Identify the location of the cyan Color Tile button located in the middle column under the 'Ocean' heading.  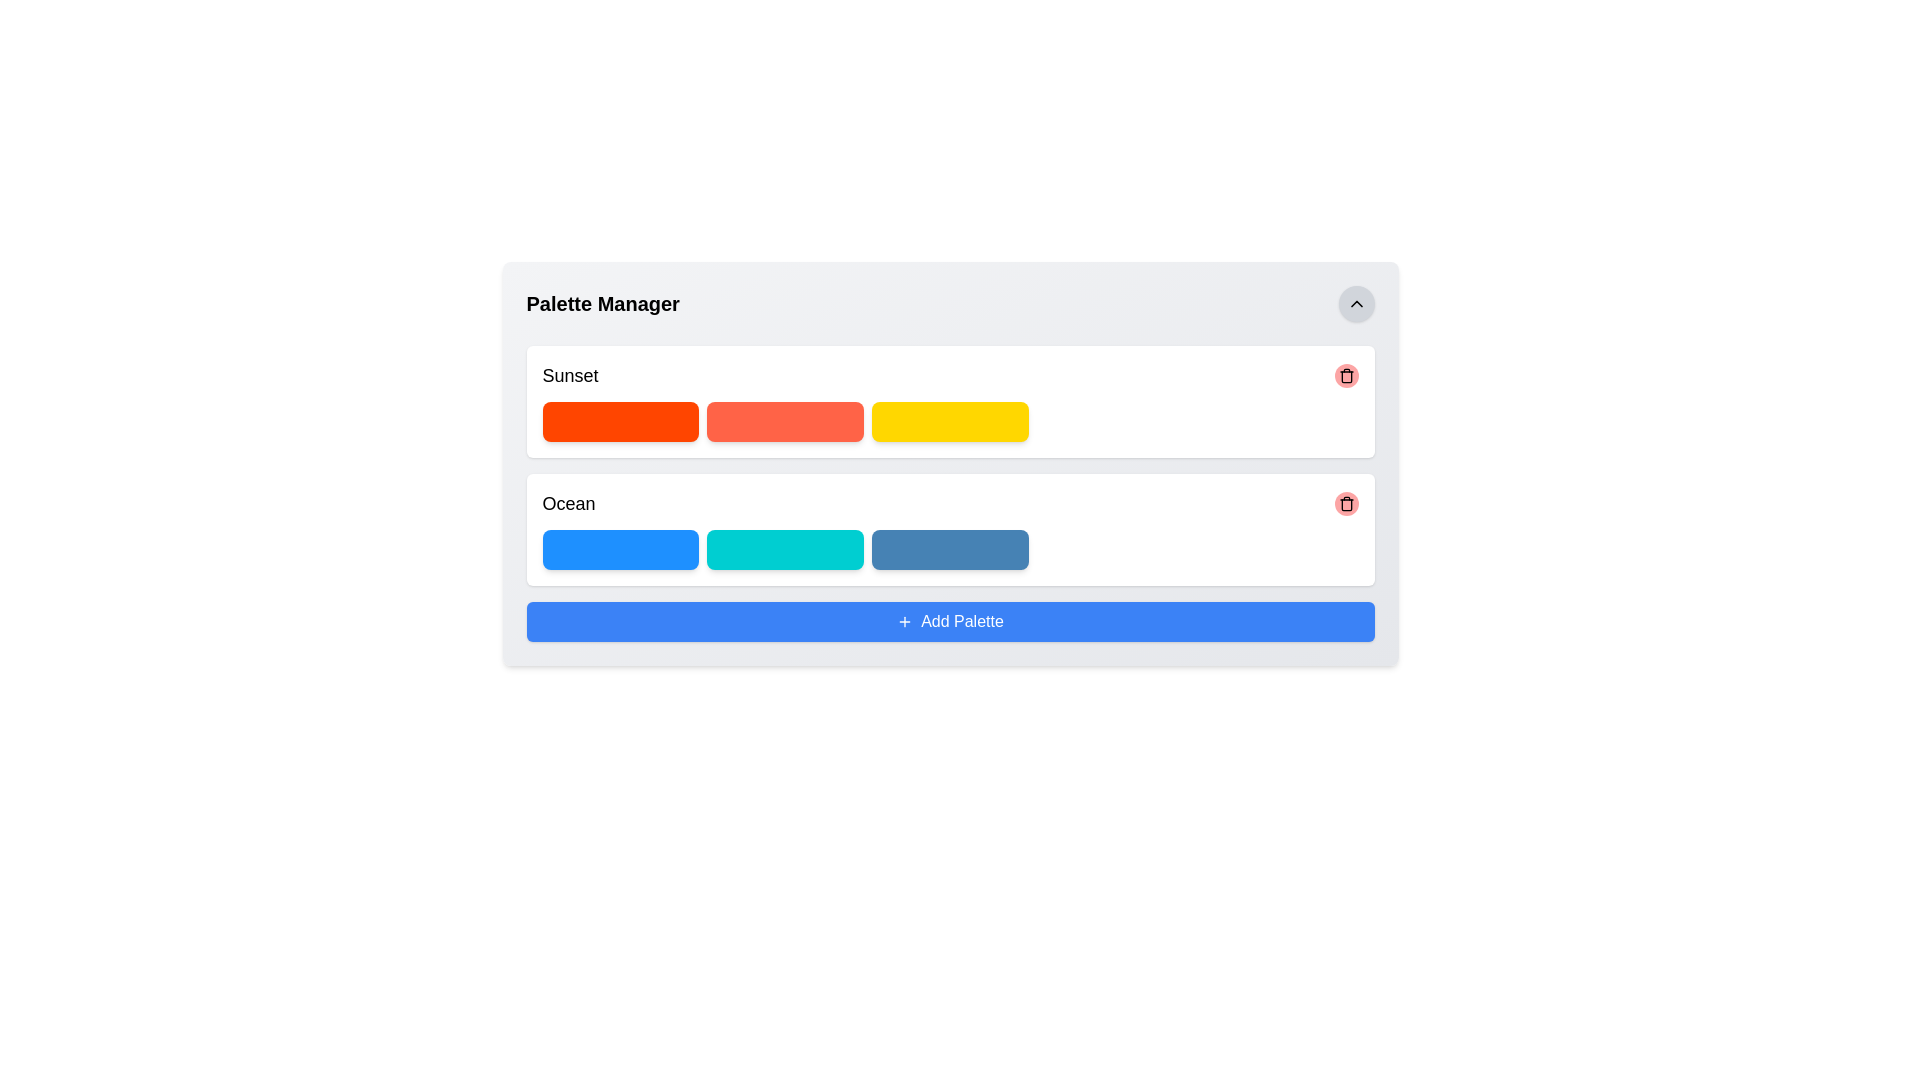
(784, 550).